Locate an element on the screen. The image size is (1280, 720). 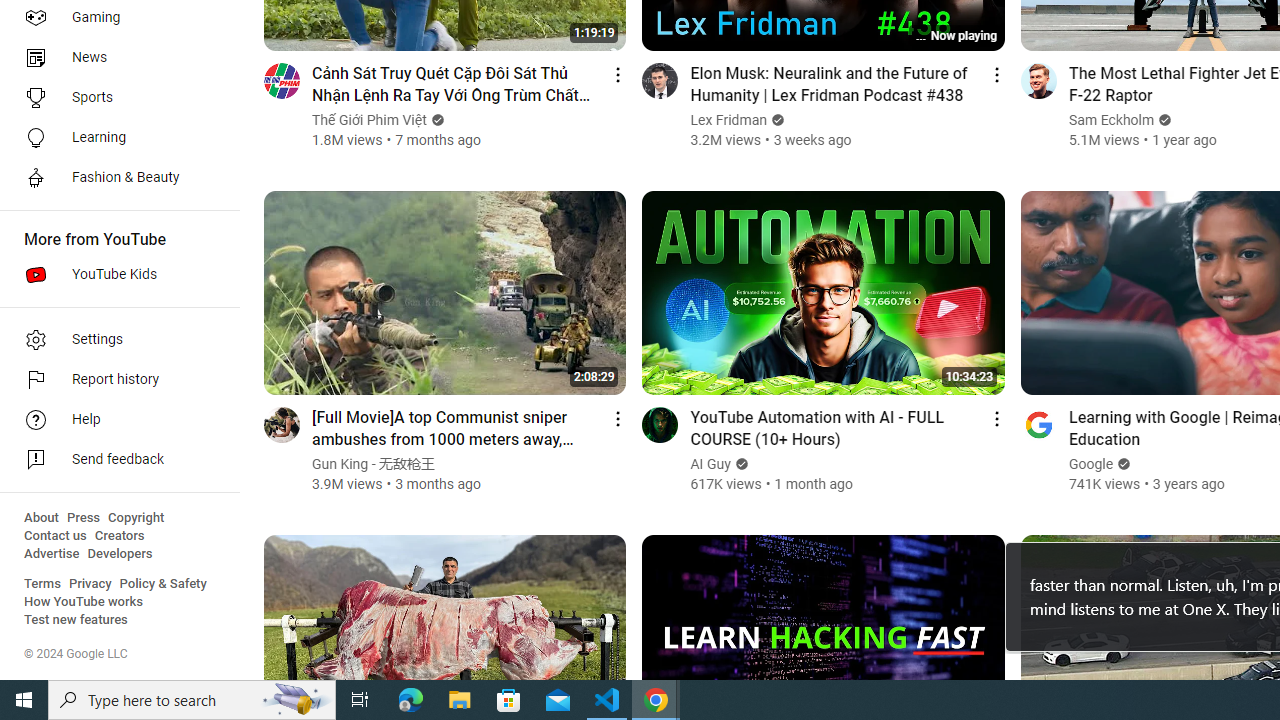
'Test new features' is located at coordinates (76, 619).